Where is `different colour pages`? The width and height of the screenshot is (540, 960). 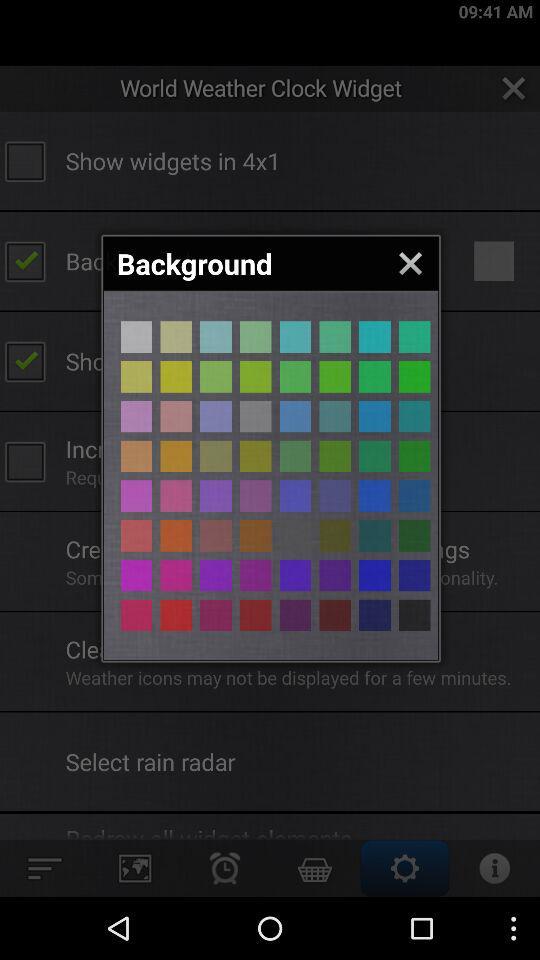 different colour pages is located at coordinates (135, 614).